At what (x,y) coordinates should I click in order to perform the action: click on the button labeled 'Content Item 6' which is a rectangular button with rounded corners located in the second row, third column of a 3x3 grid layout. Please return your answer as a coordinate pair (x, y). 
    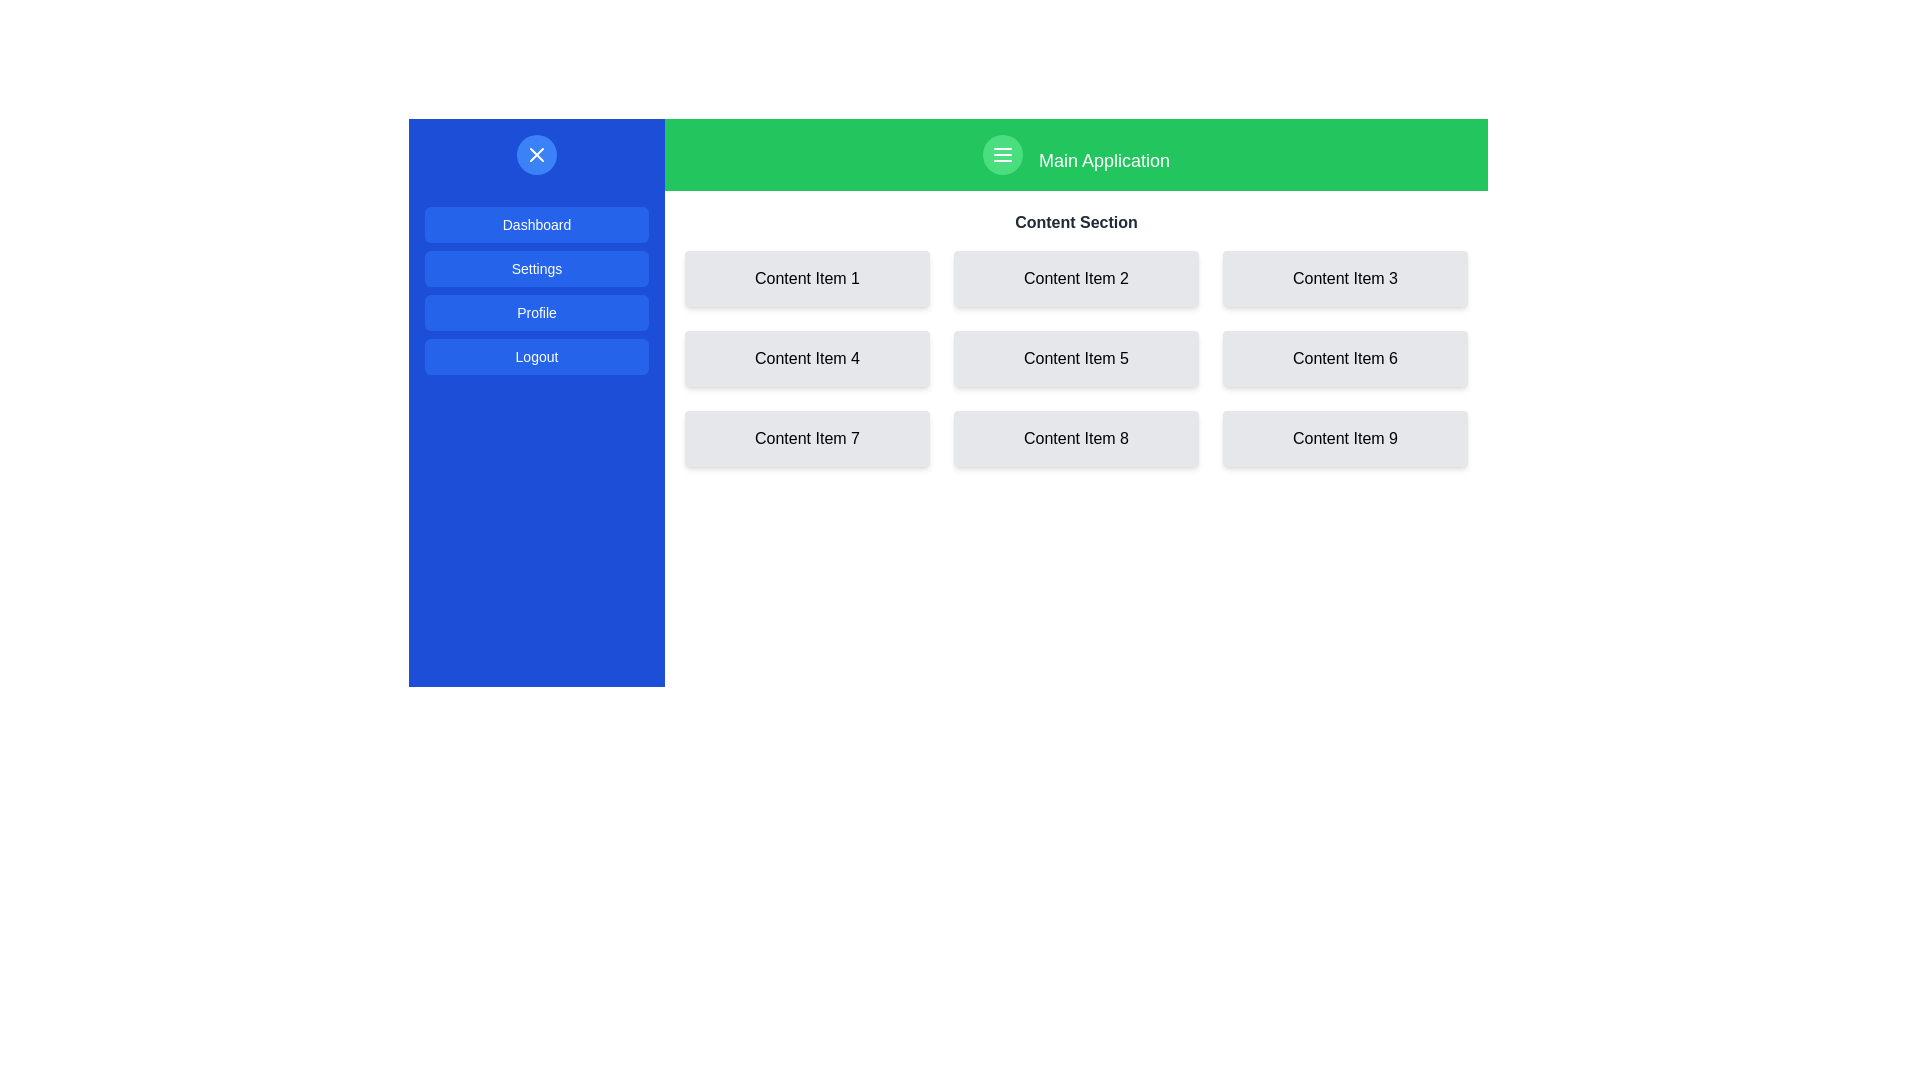
    Looking at the image, I should click on (1345, 357).